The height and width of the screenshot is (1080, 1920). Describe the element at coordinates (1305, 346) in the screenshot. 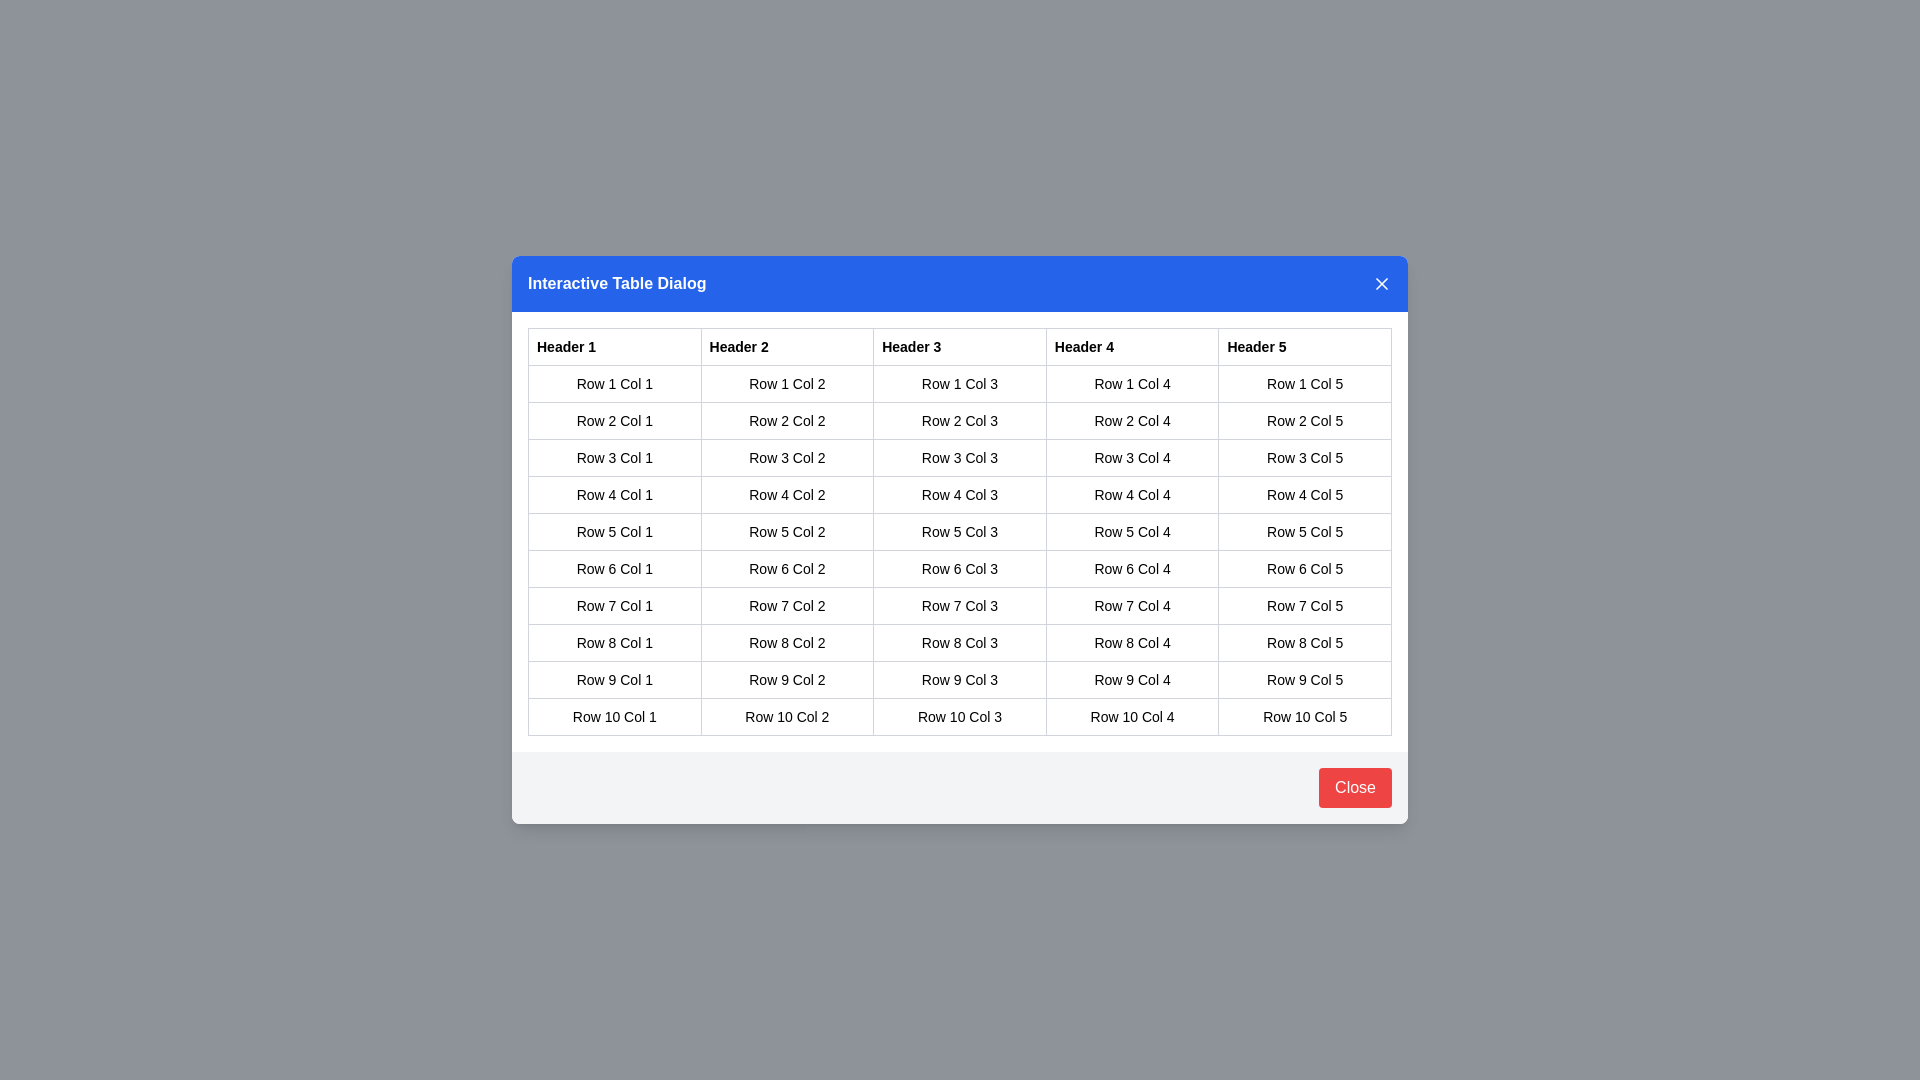

I see `the table header Header 5` at that location.